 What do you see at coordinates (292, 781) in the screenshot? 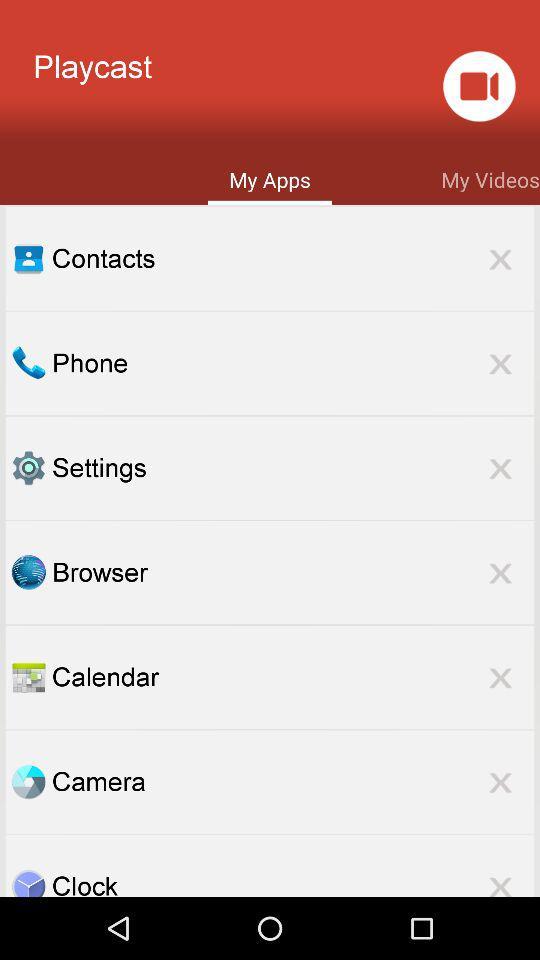
I see `camera item` at bounding box center [292, 781].